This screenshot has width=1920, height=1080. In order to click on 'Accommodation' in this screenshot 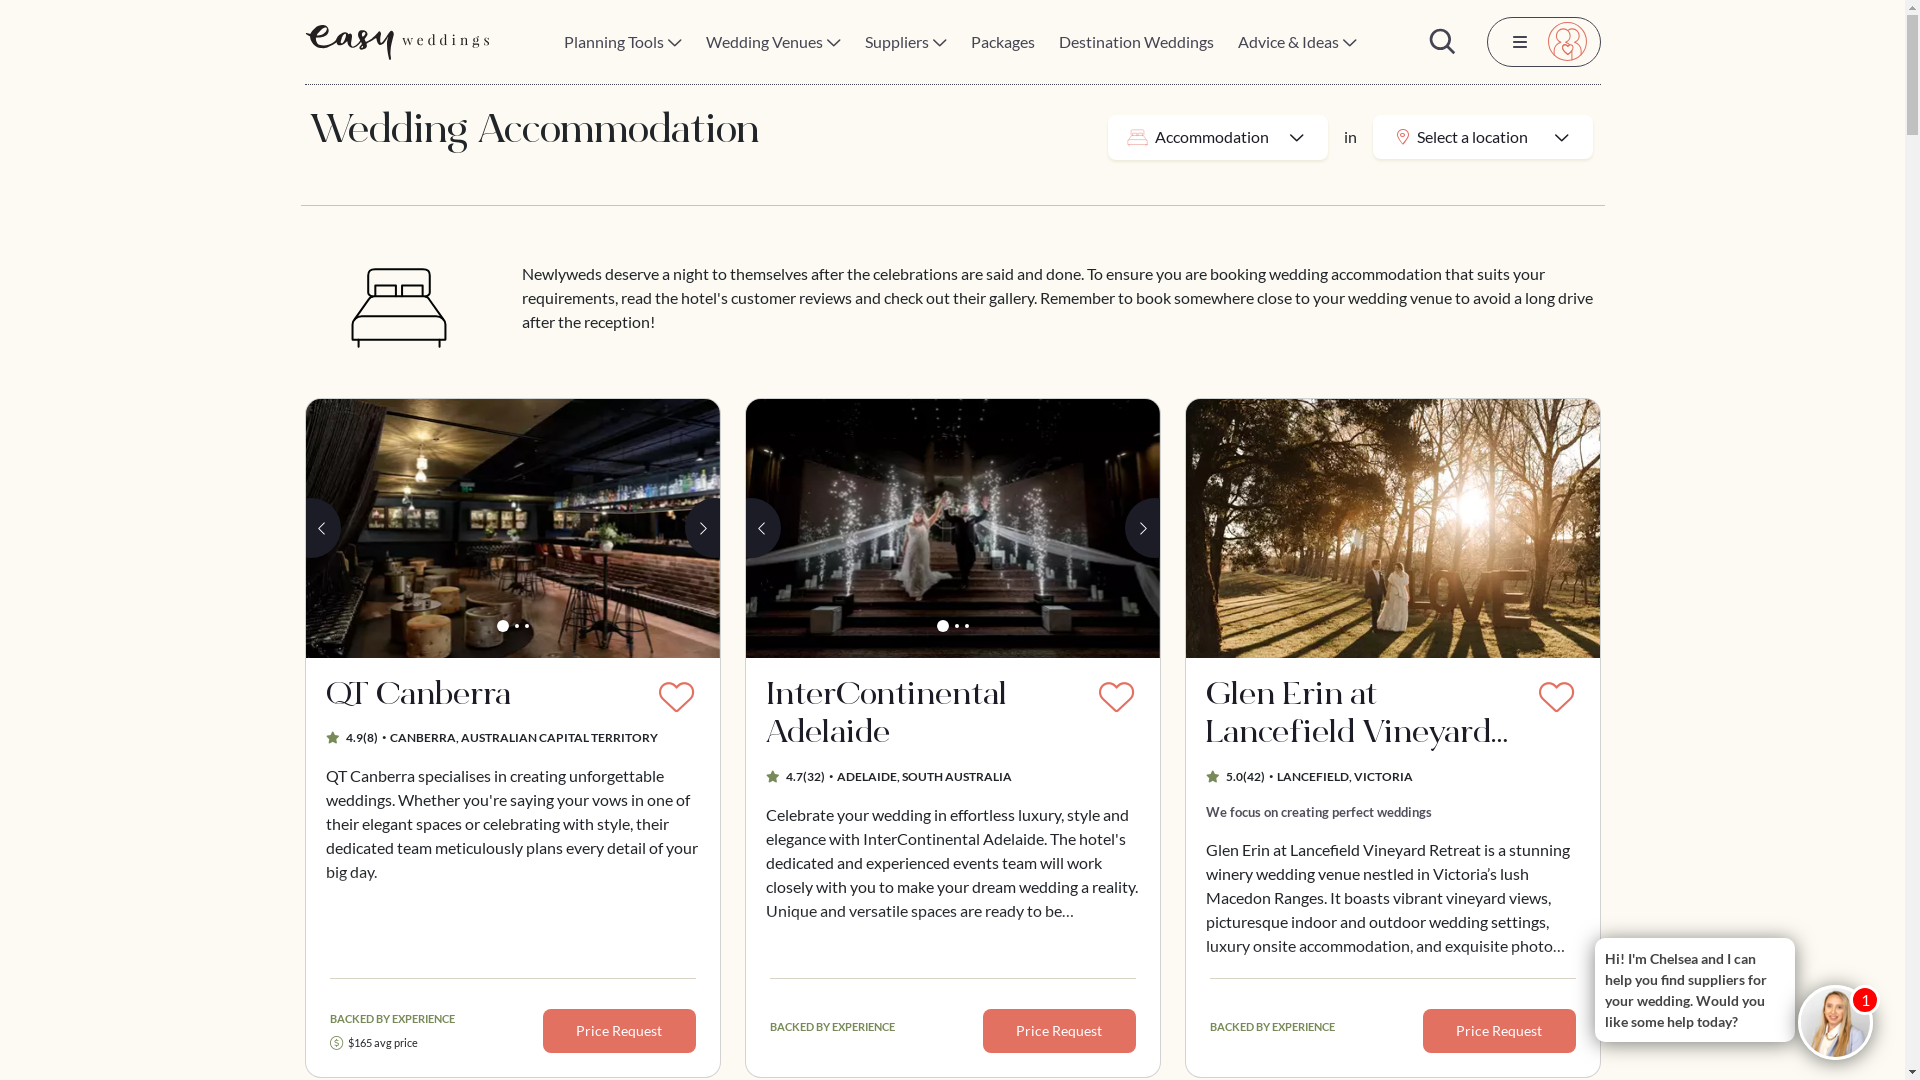, I will do `click(1217, 135)`.